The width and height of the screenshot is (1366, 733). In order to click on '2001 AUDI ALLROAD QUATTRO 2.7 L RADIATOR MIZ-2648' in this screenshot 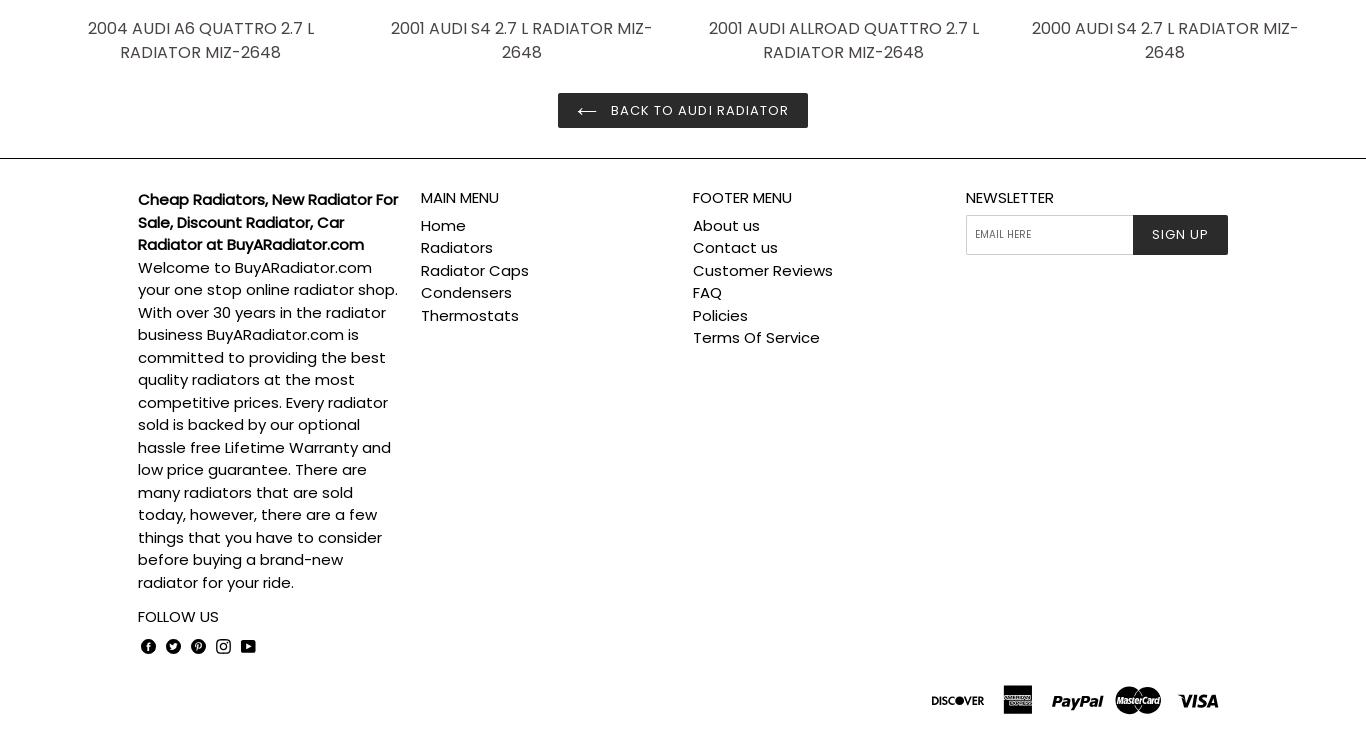, I will do `click(841, 39)`.